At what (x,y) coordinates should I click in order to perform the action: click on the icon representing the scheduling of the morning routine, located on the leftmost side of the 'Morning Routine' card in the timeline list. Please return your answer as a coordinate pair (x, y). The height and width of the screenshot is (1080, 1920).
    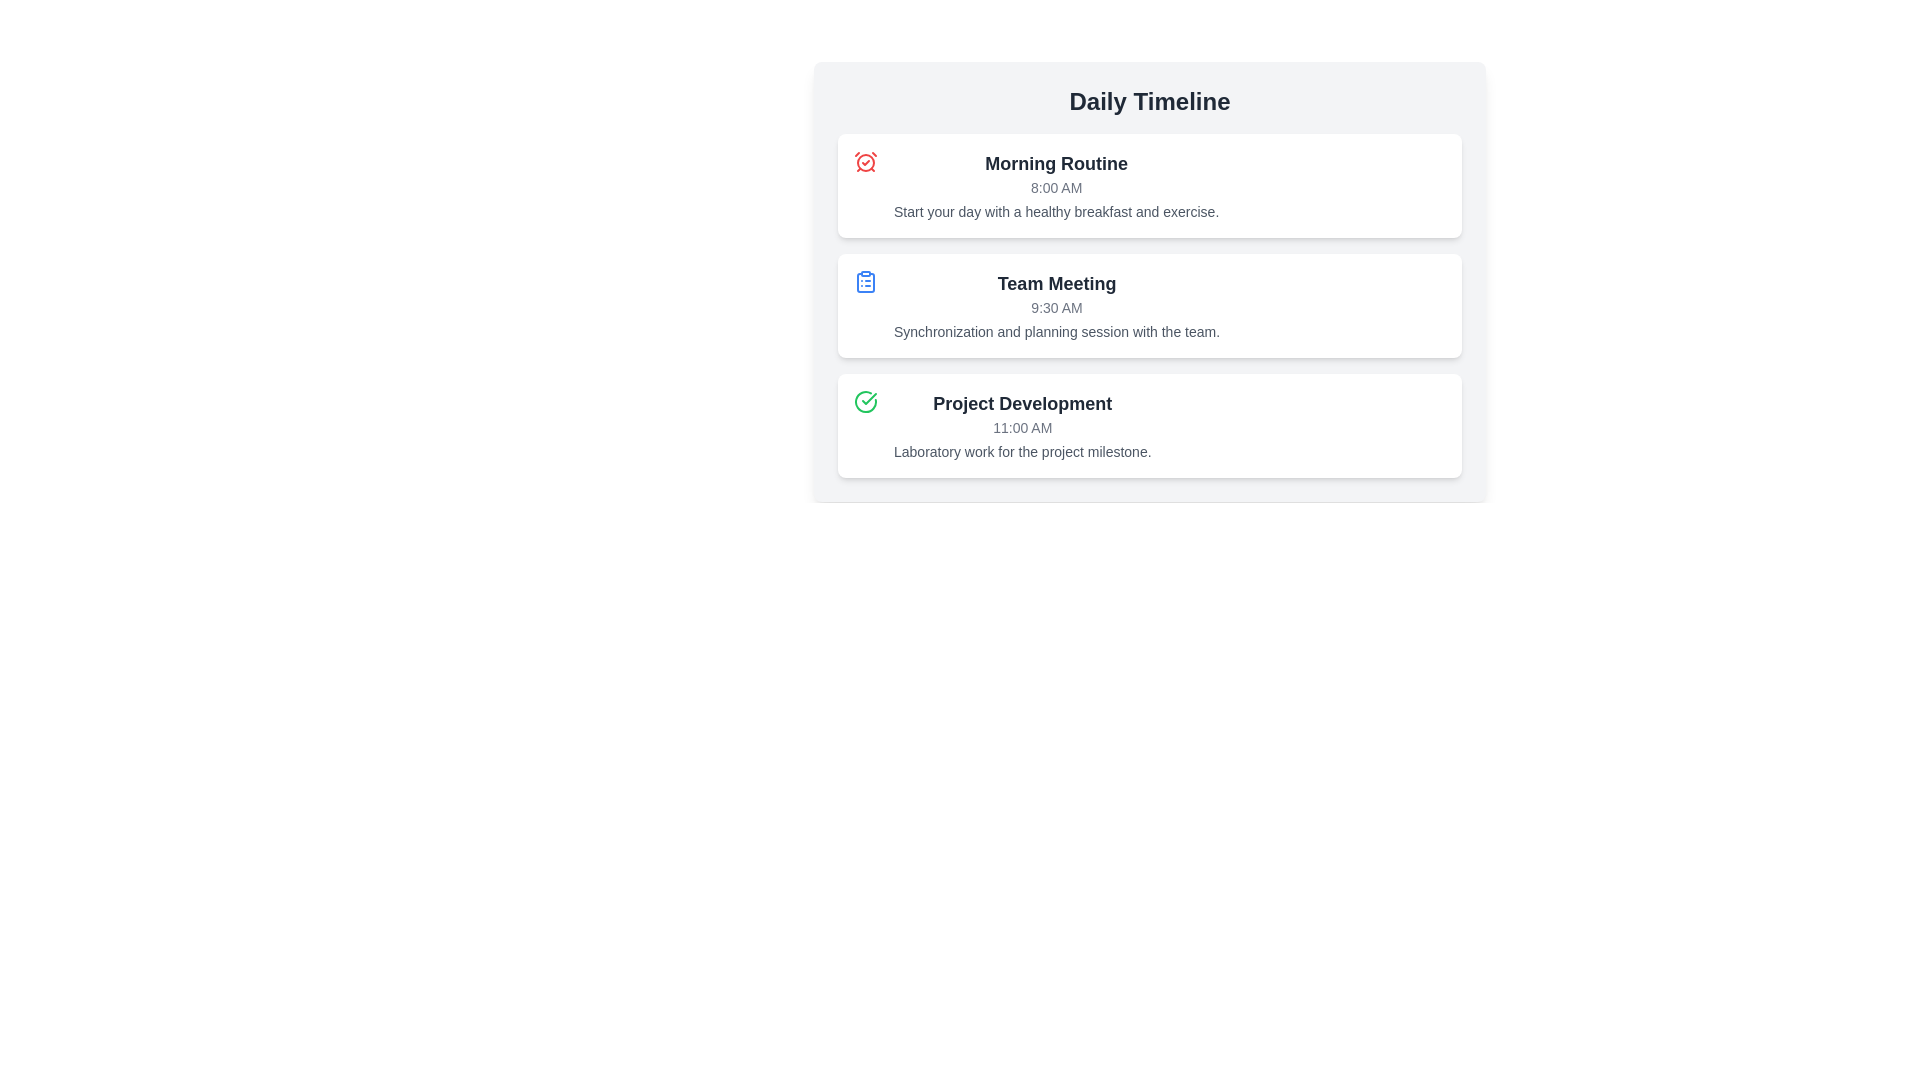
    Looking at the image, I should click on (865, 161).